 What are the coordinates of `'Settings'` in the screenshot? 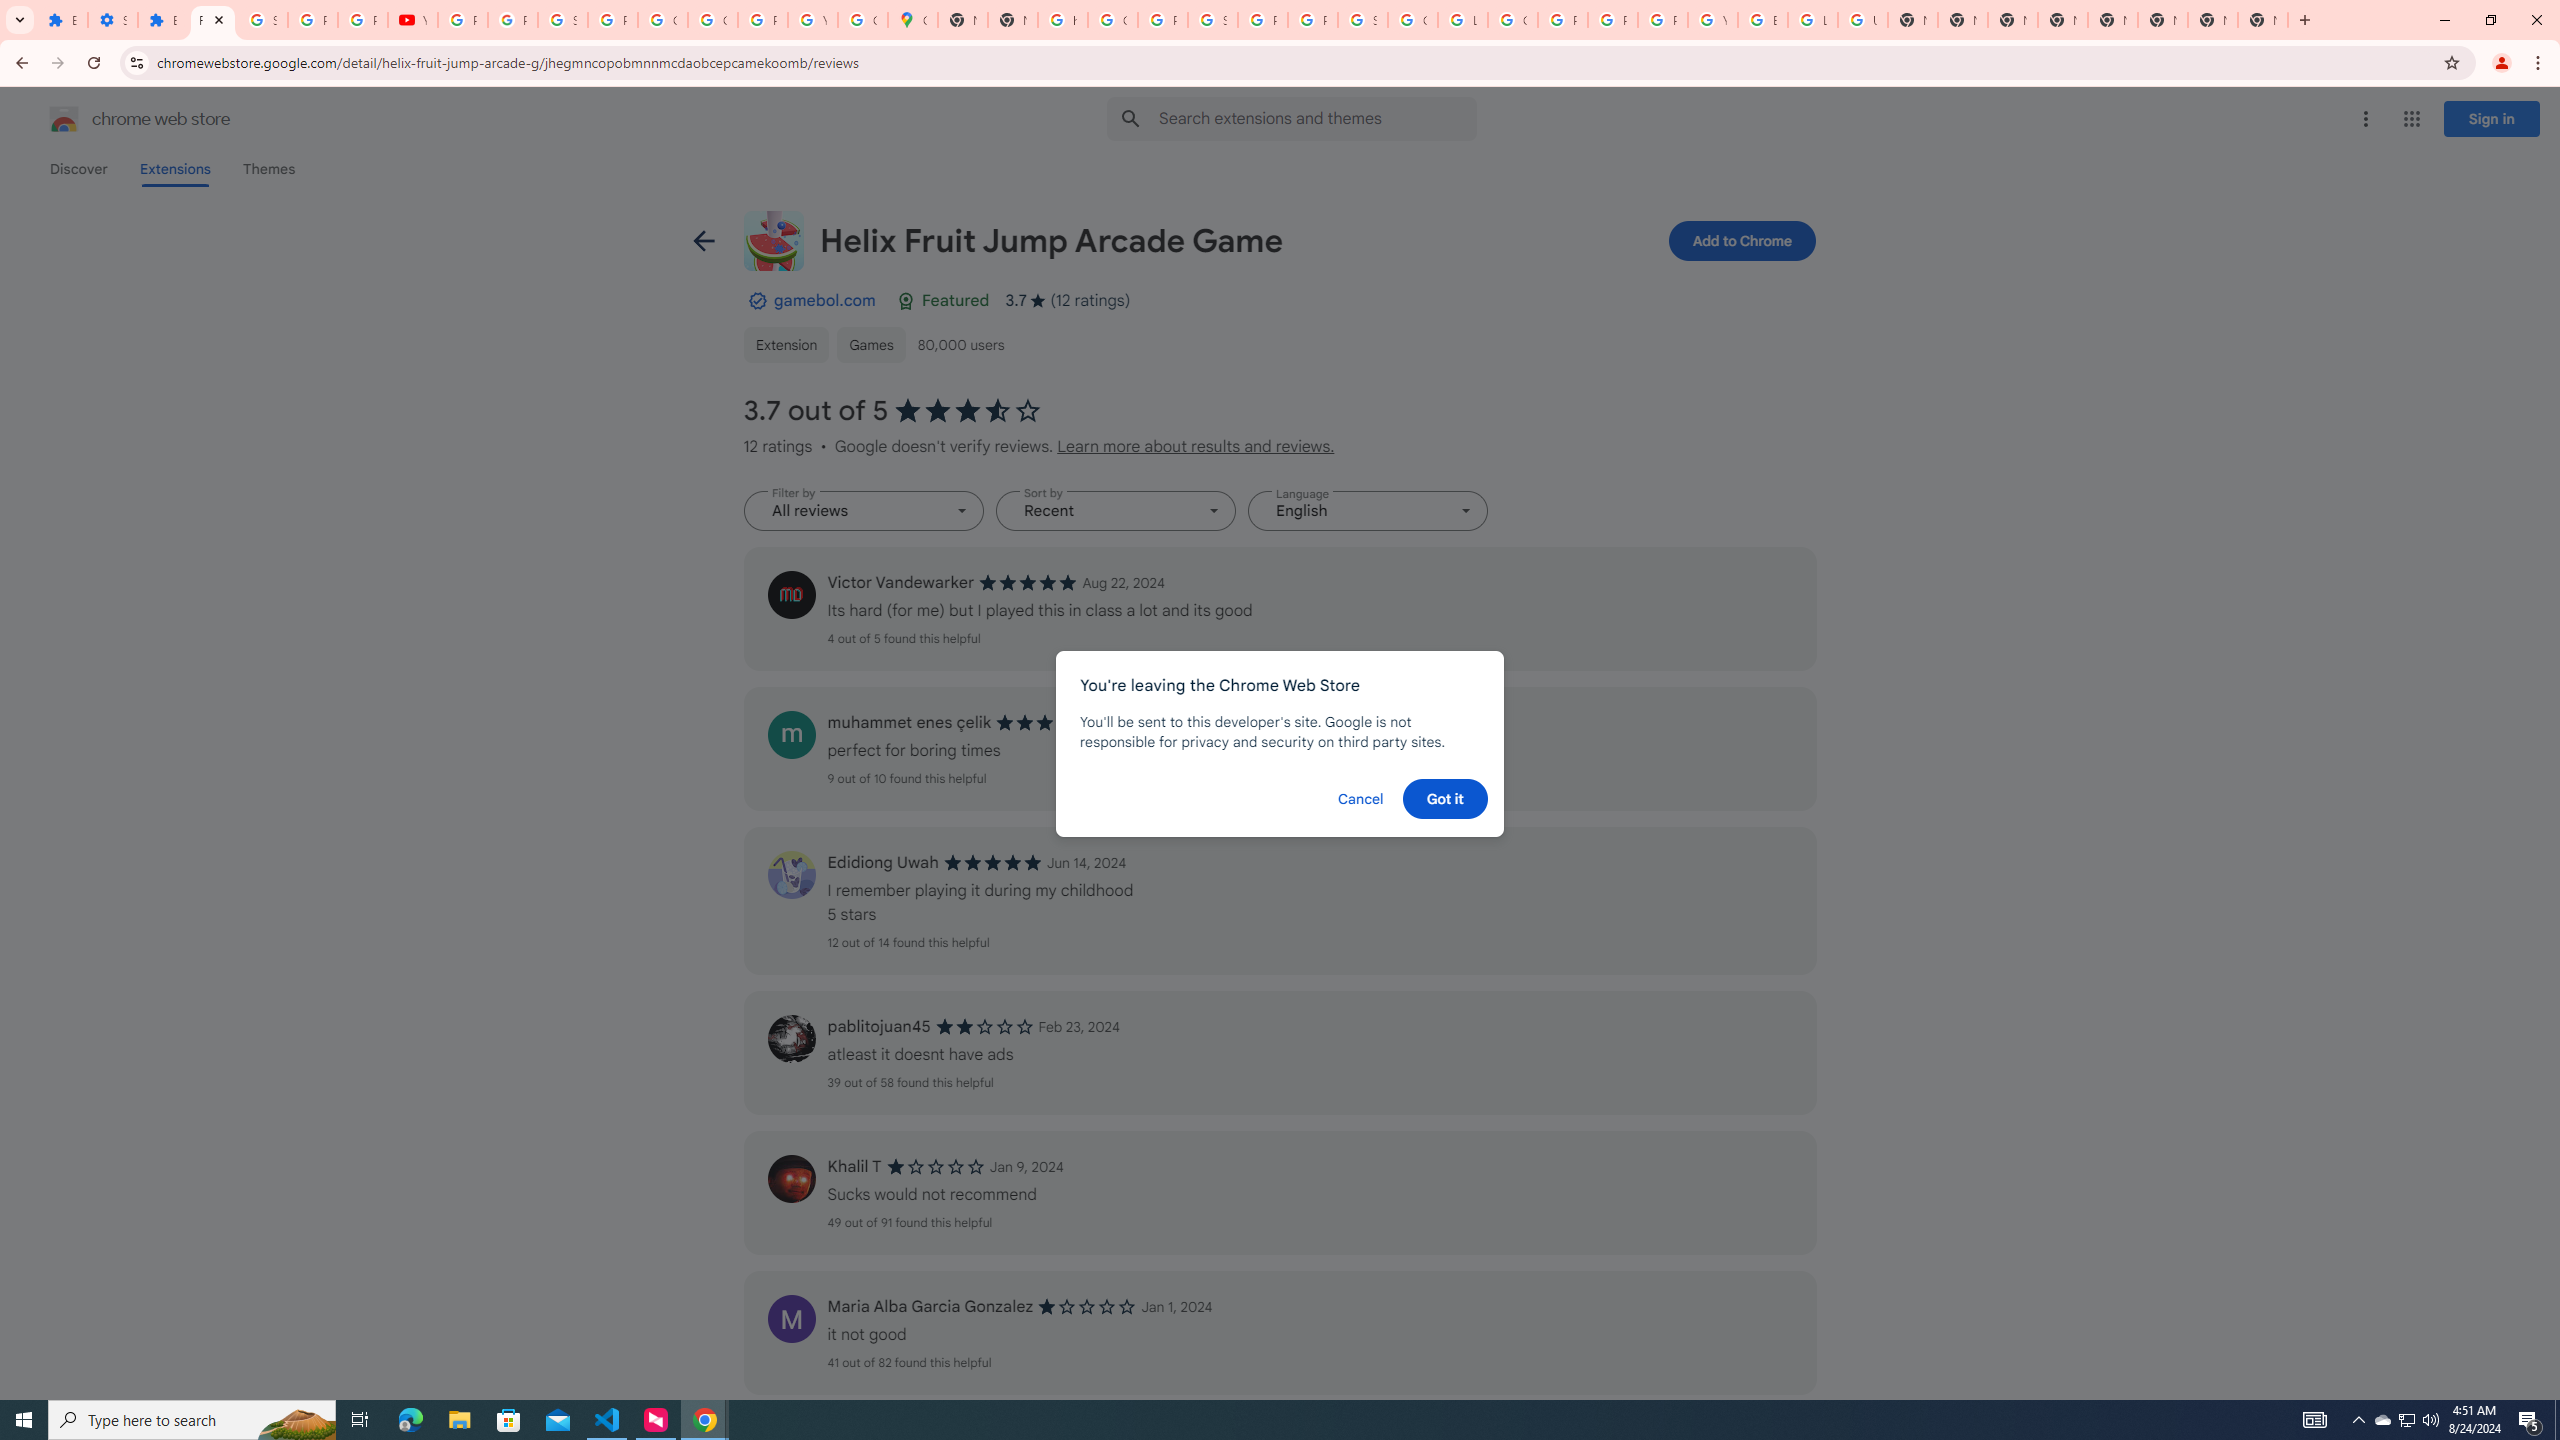 It's located at (111, 19).